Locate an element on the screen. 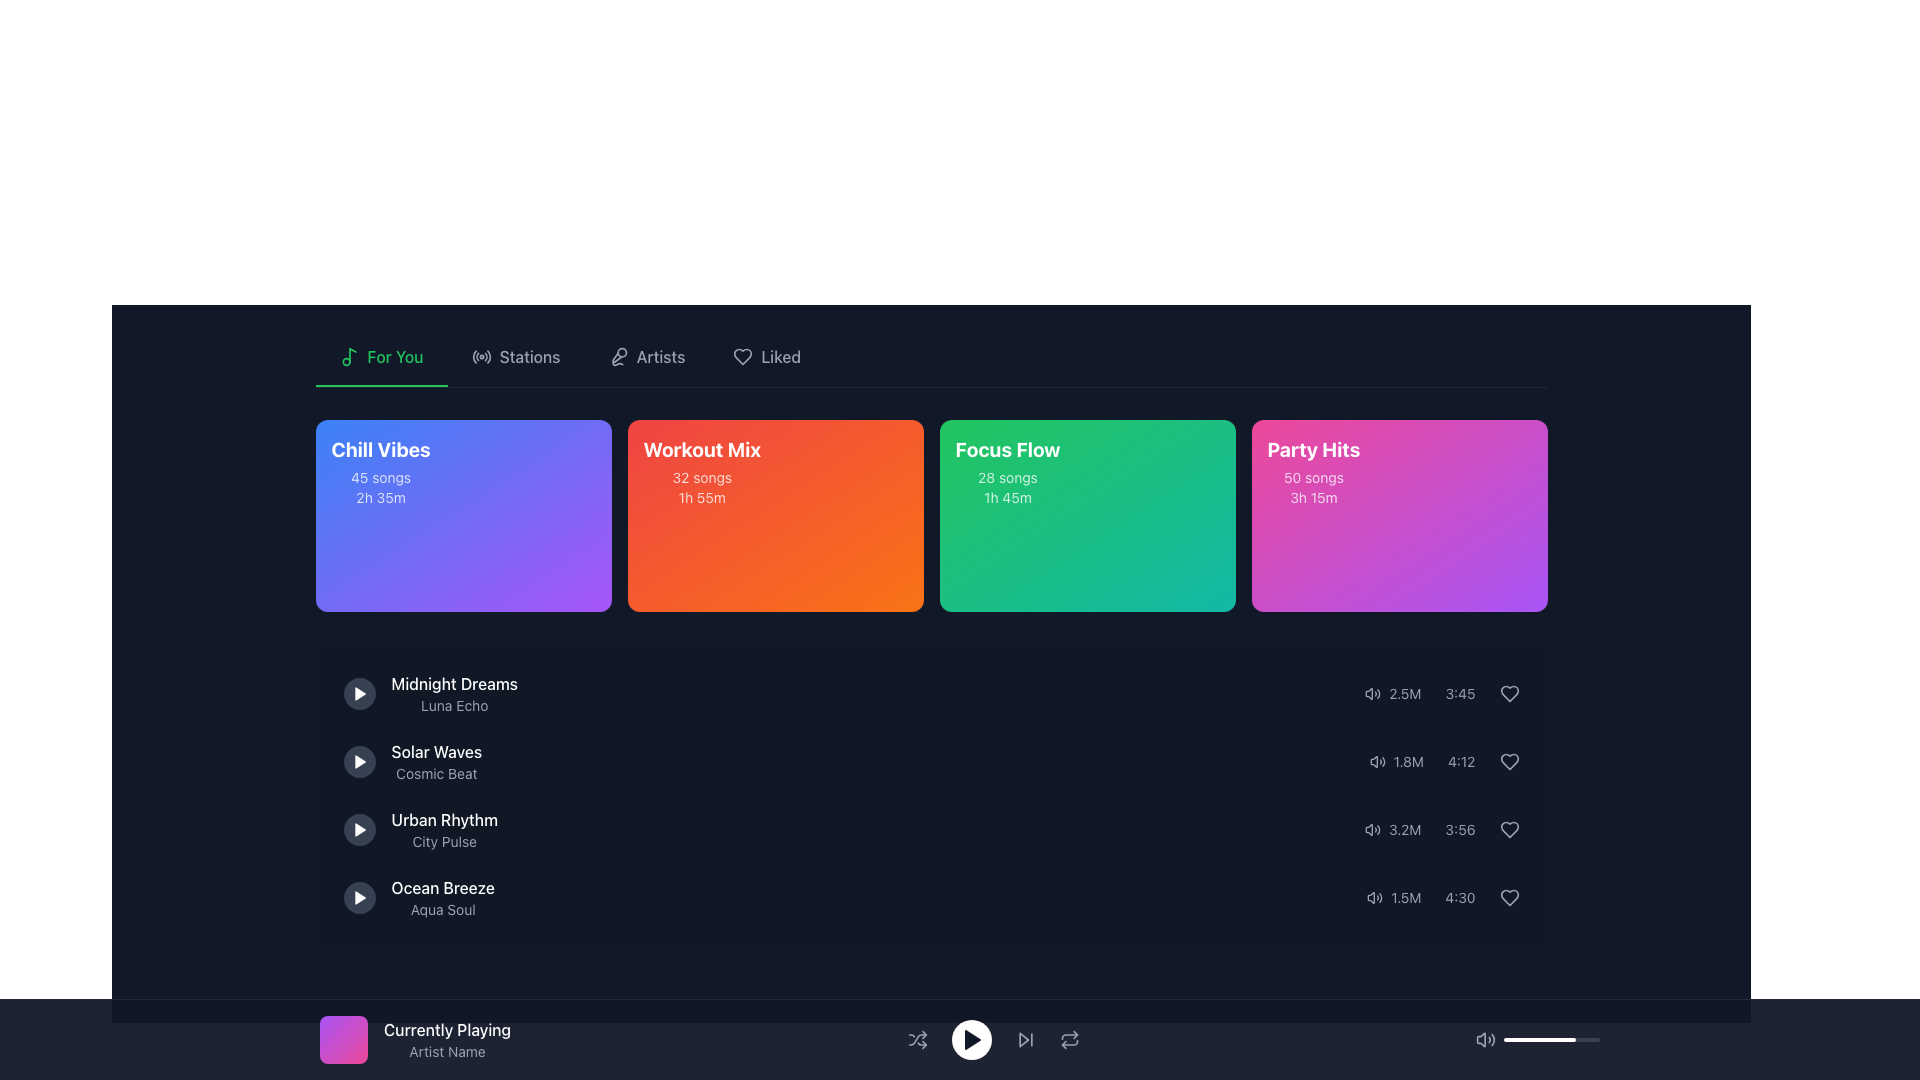 Image resolution: width=1920 pixels, height=1080 pixels. the informational card titled 'Party Hits' located in the top-right section of the grid is located at coordinates (1314, 471).